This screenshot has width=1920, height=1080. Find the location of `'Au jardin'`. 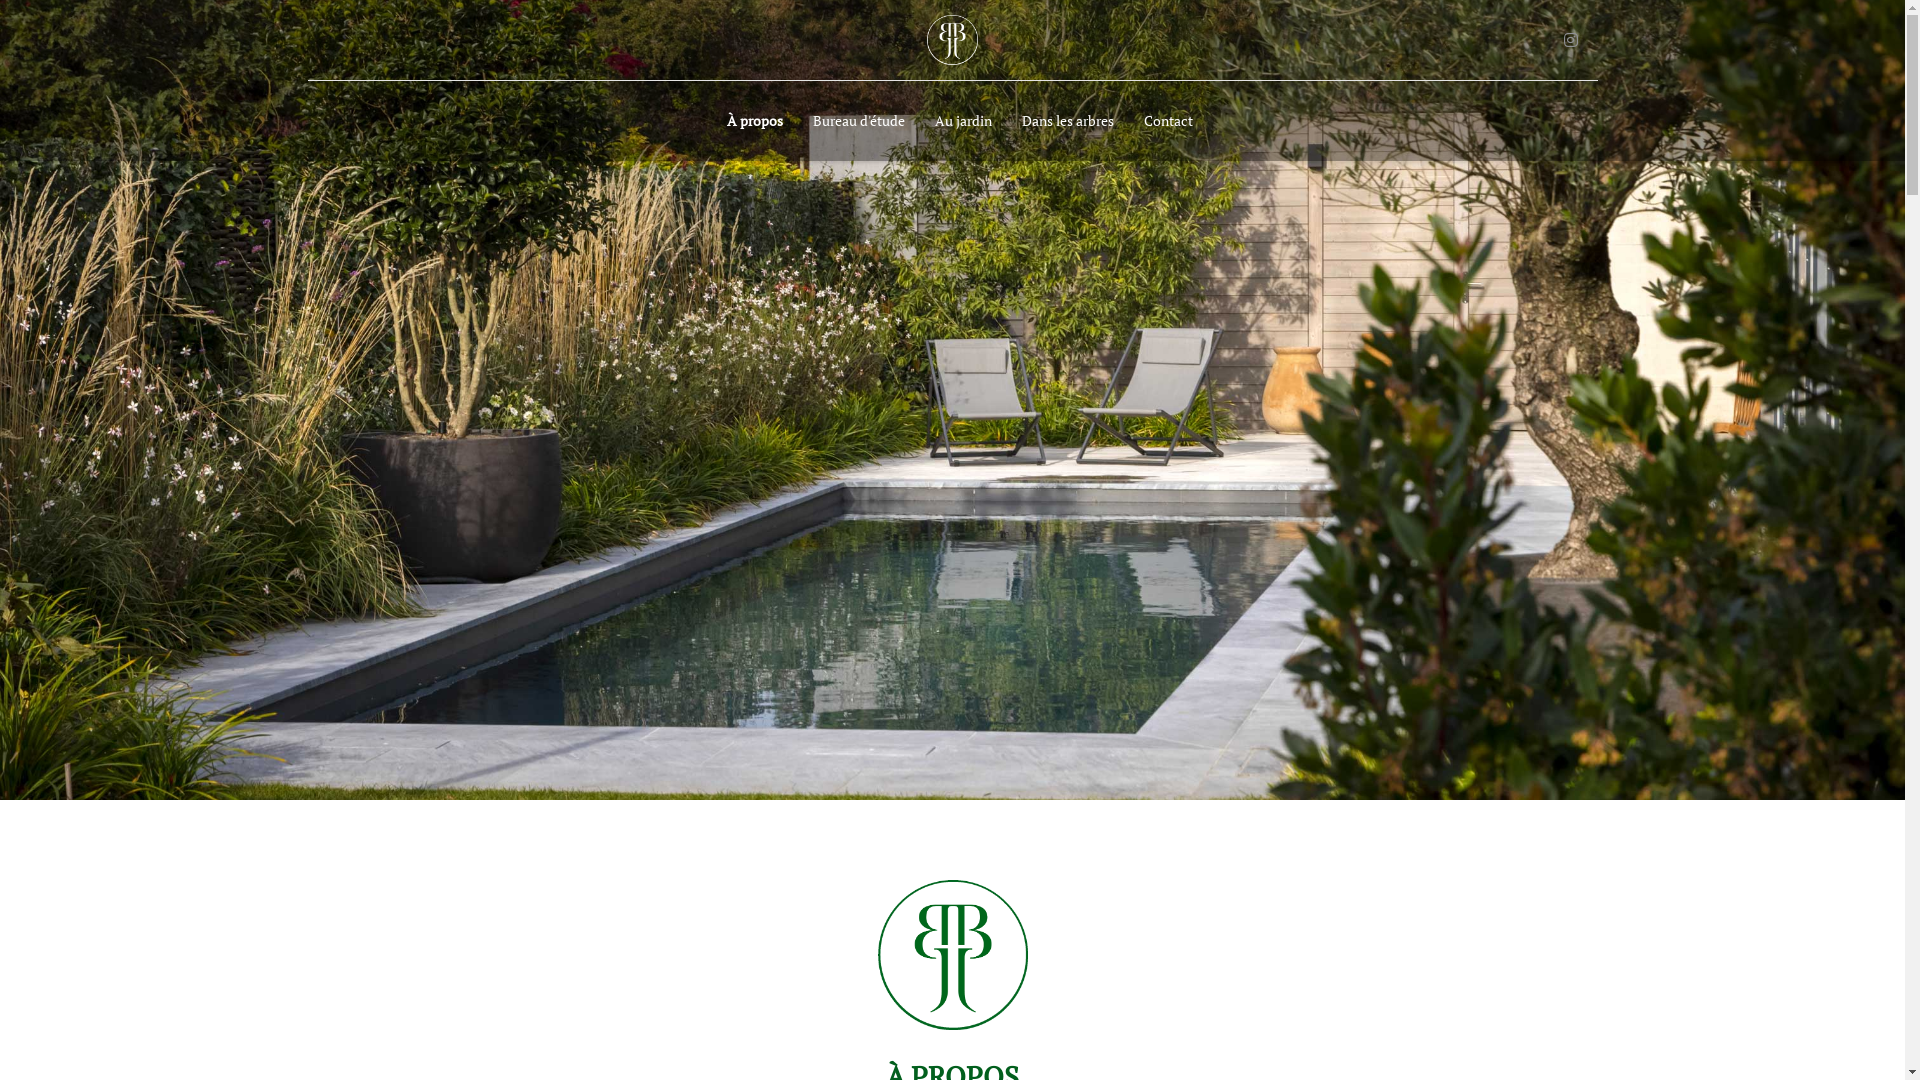

'Au jardin' is located at coordinates (963, 120).